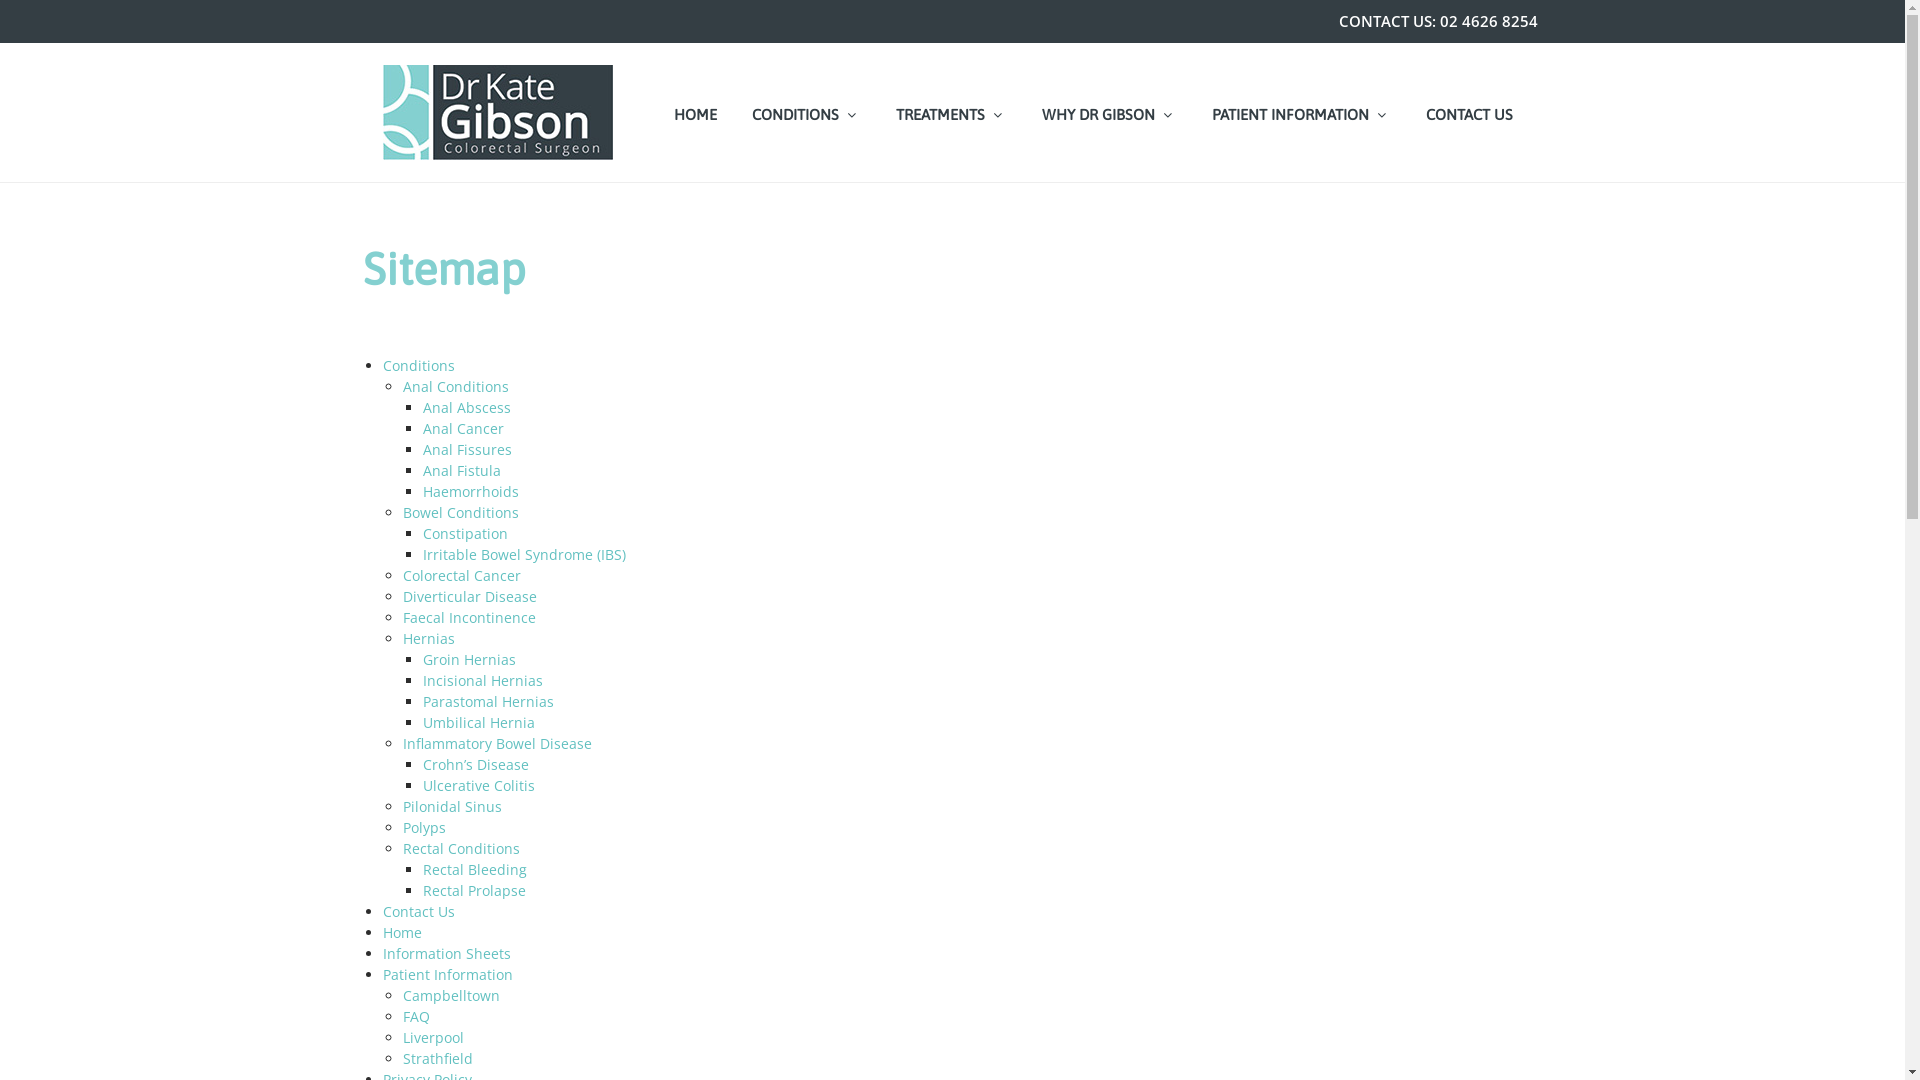 Image resolution: width=1920 pixels, height=1080 pixels. I want to click on 'Liverpool', so click(401, 1036).